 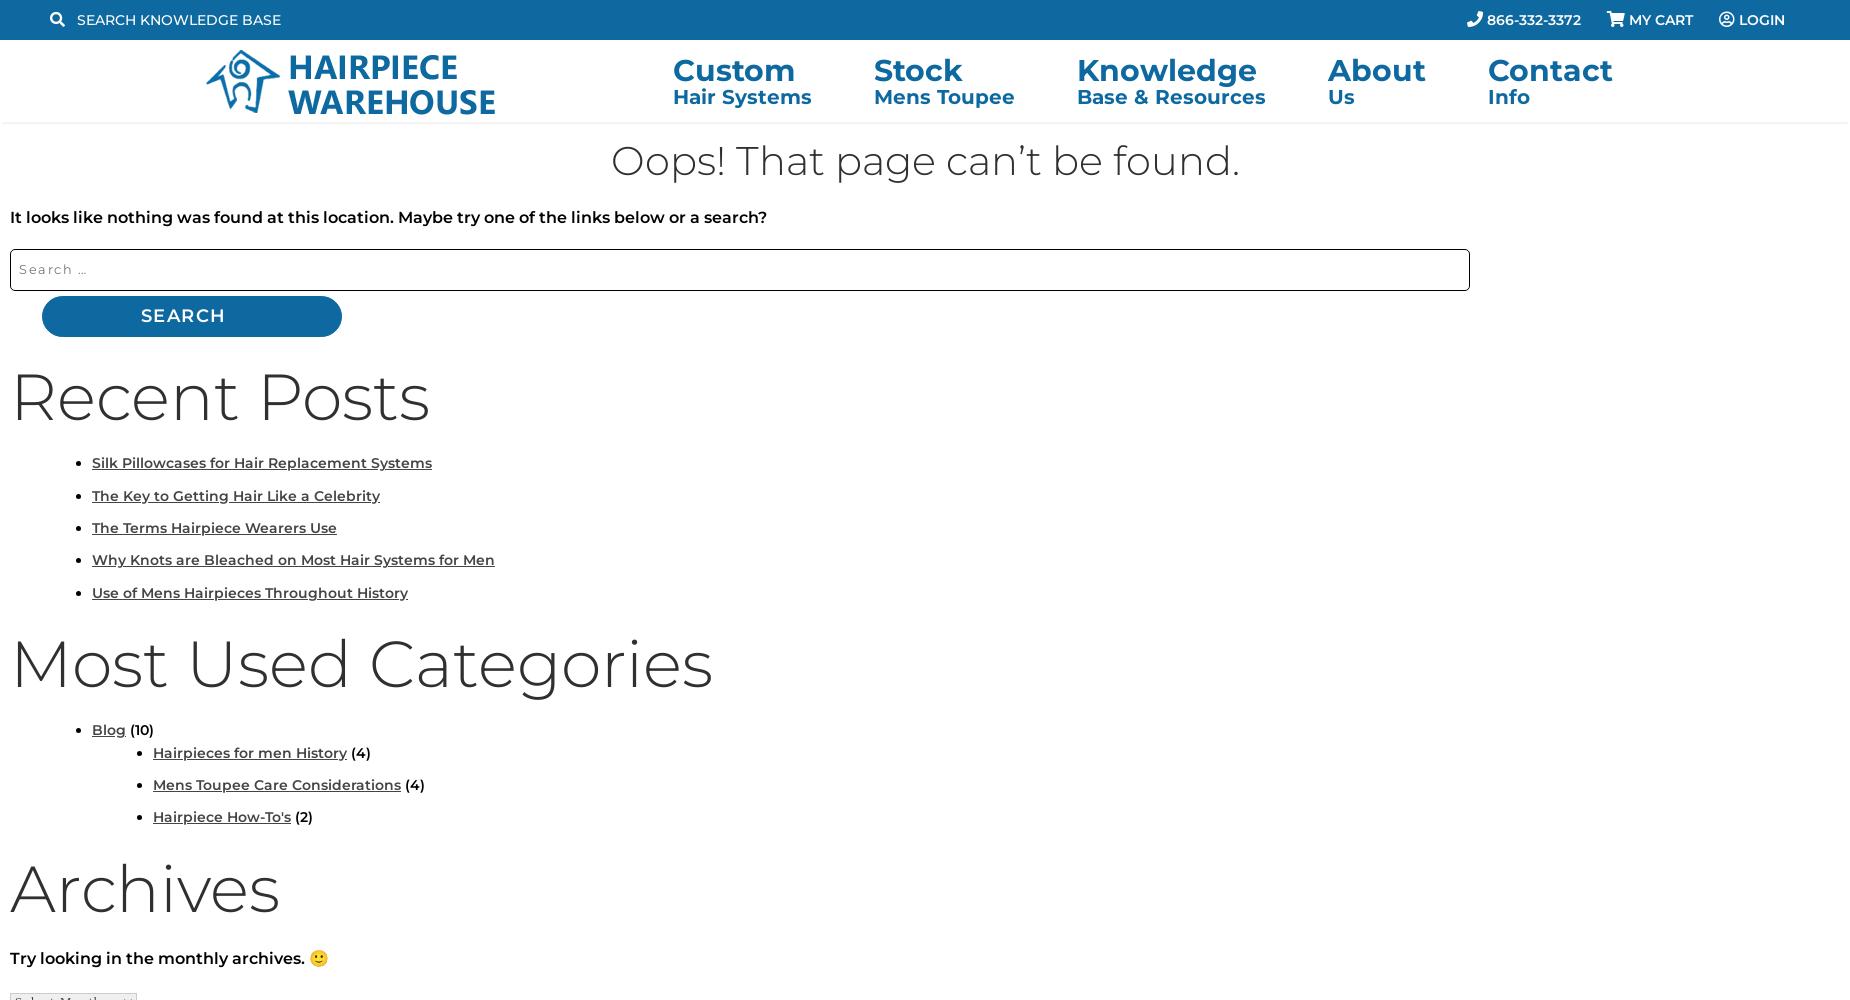 What do you see at coordinates (248, 752) in the screenshot?
I see `'Hairpieces for men History'` at bounding box center [248, 752].